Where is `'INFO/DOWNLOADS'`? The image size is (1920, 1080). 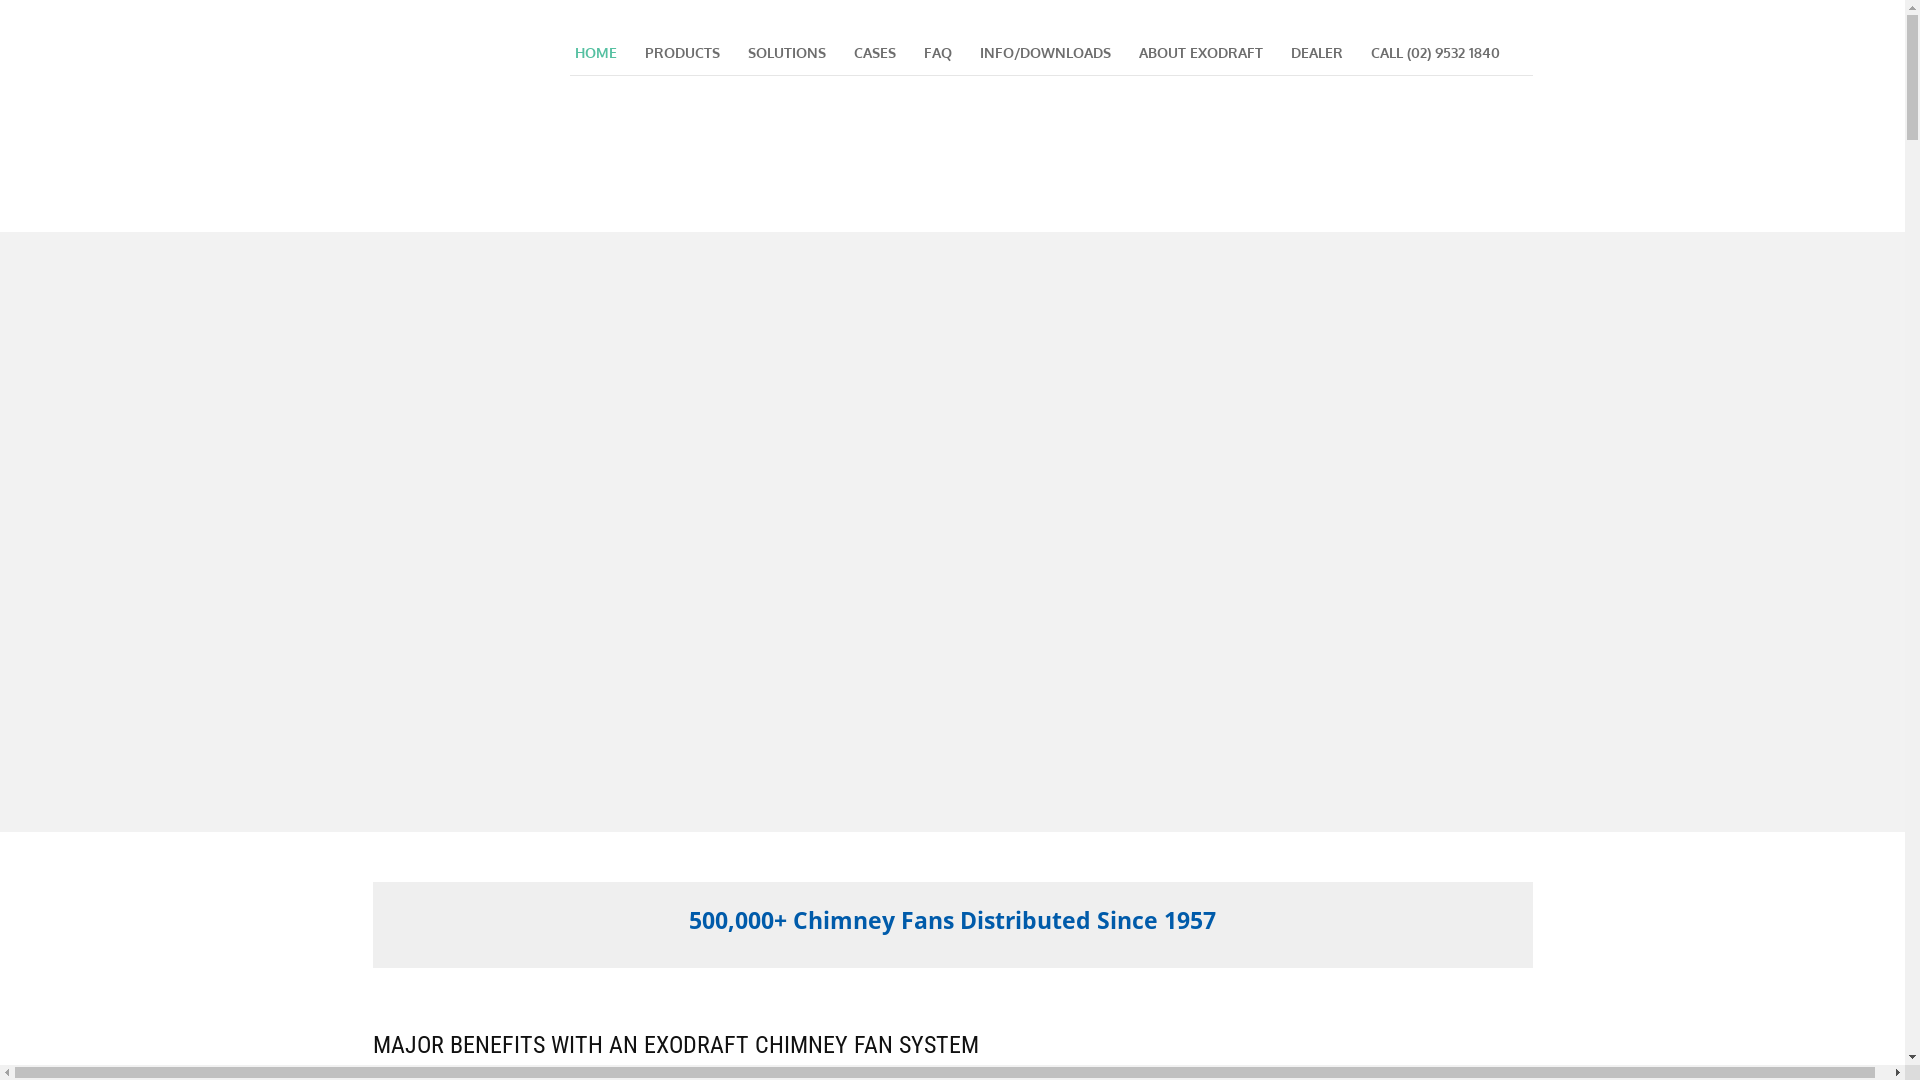
'INFO/DOWNLOADS' is located at coordinates (974, 52).